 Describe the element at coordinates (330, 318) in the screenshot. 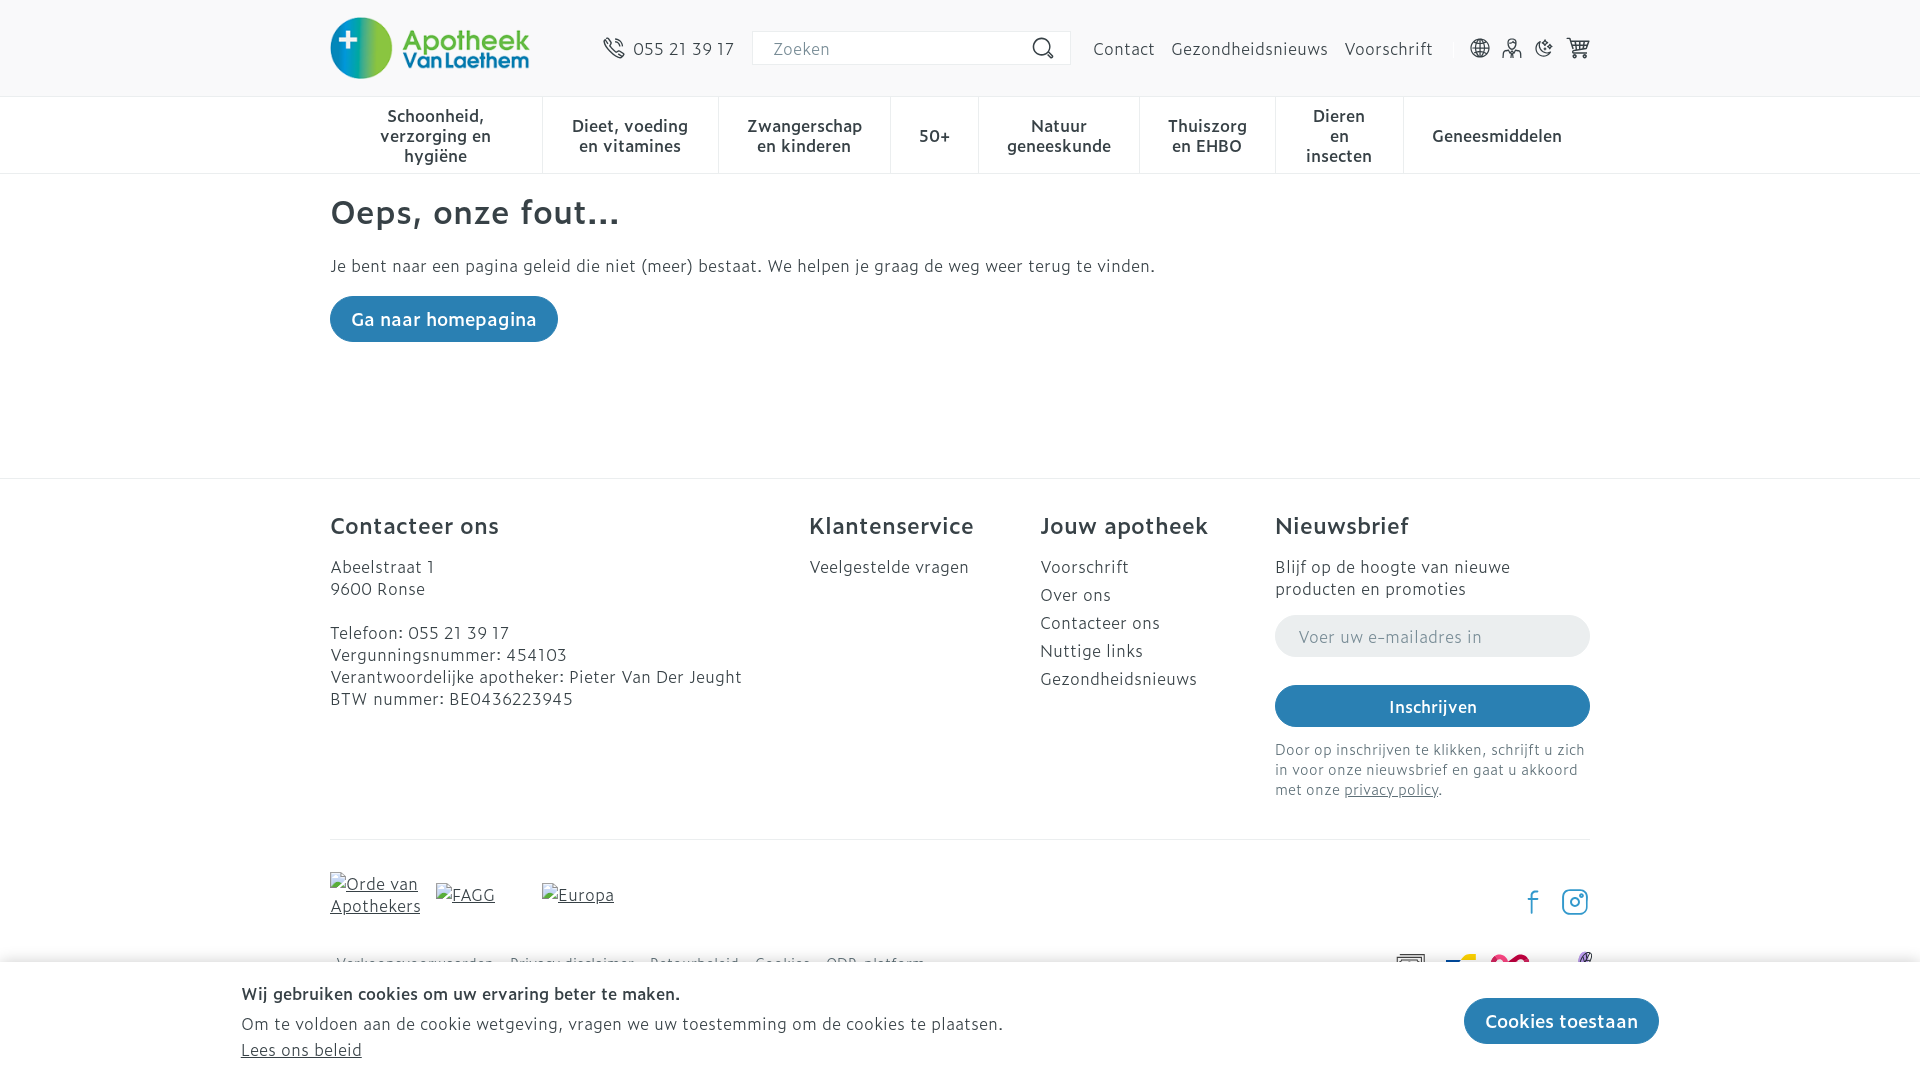

I see `'Ga naar homepagina'` at that location.